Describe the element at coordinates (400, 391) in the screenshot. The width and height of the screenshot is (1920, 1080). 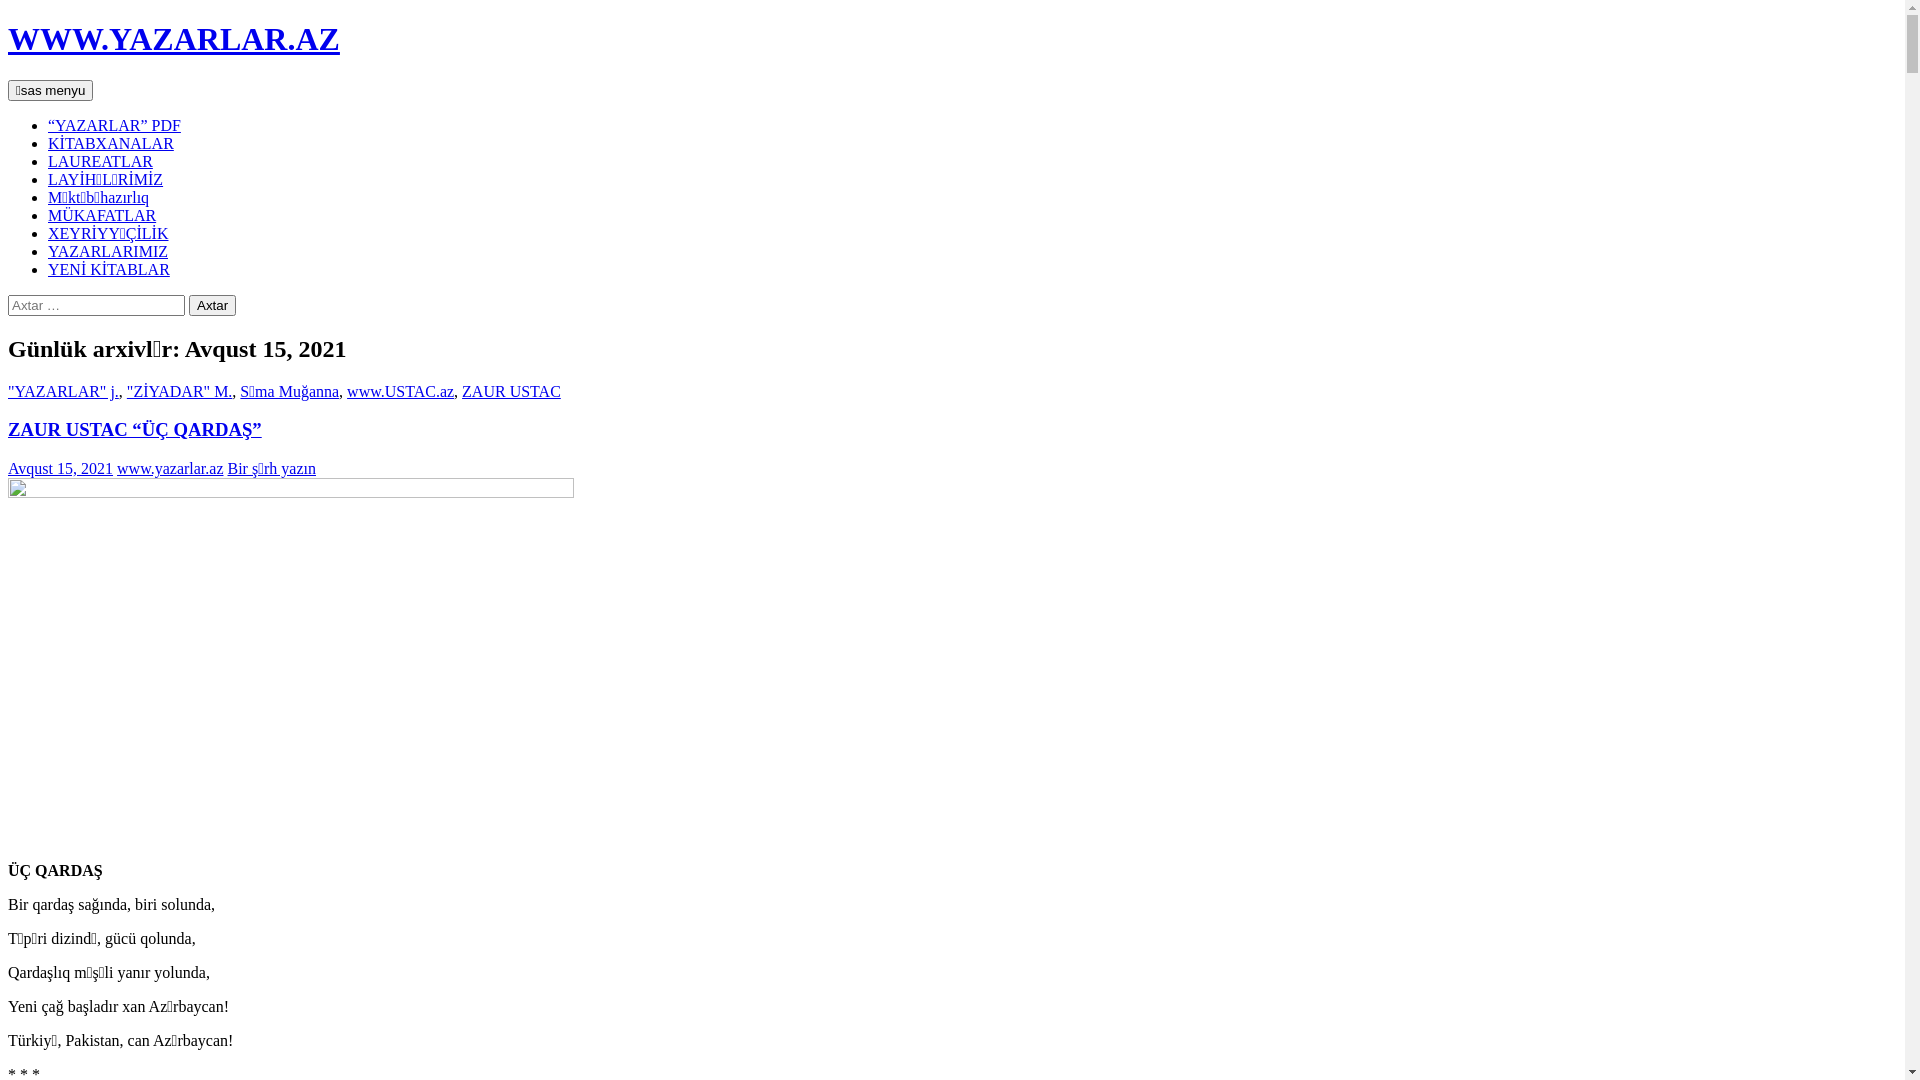
I see `'www.USTAC.az'` at that location.